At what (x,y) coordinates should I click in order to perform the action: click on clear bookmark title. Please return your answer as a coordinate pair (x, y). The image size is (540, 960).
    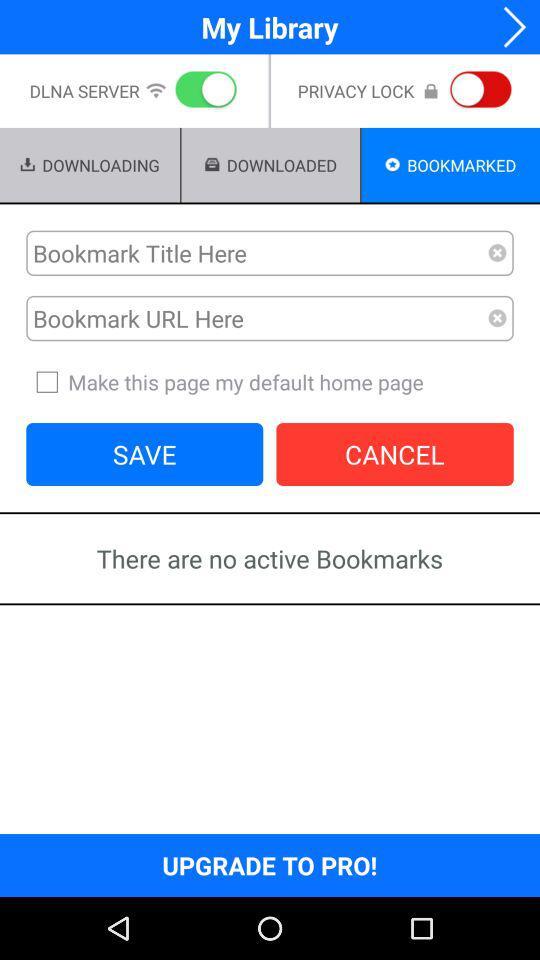
    Looking at the image, I should click on (496, 252).